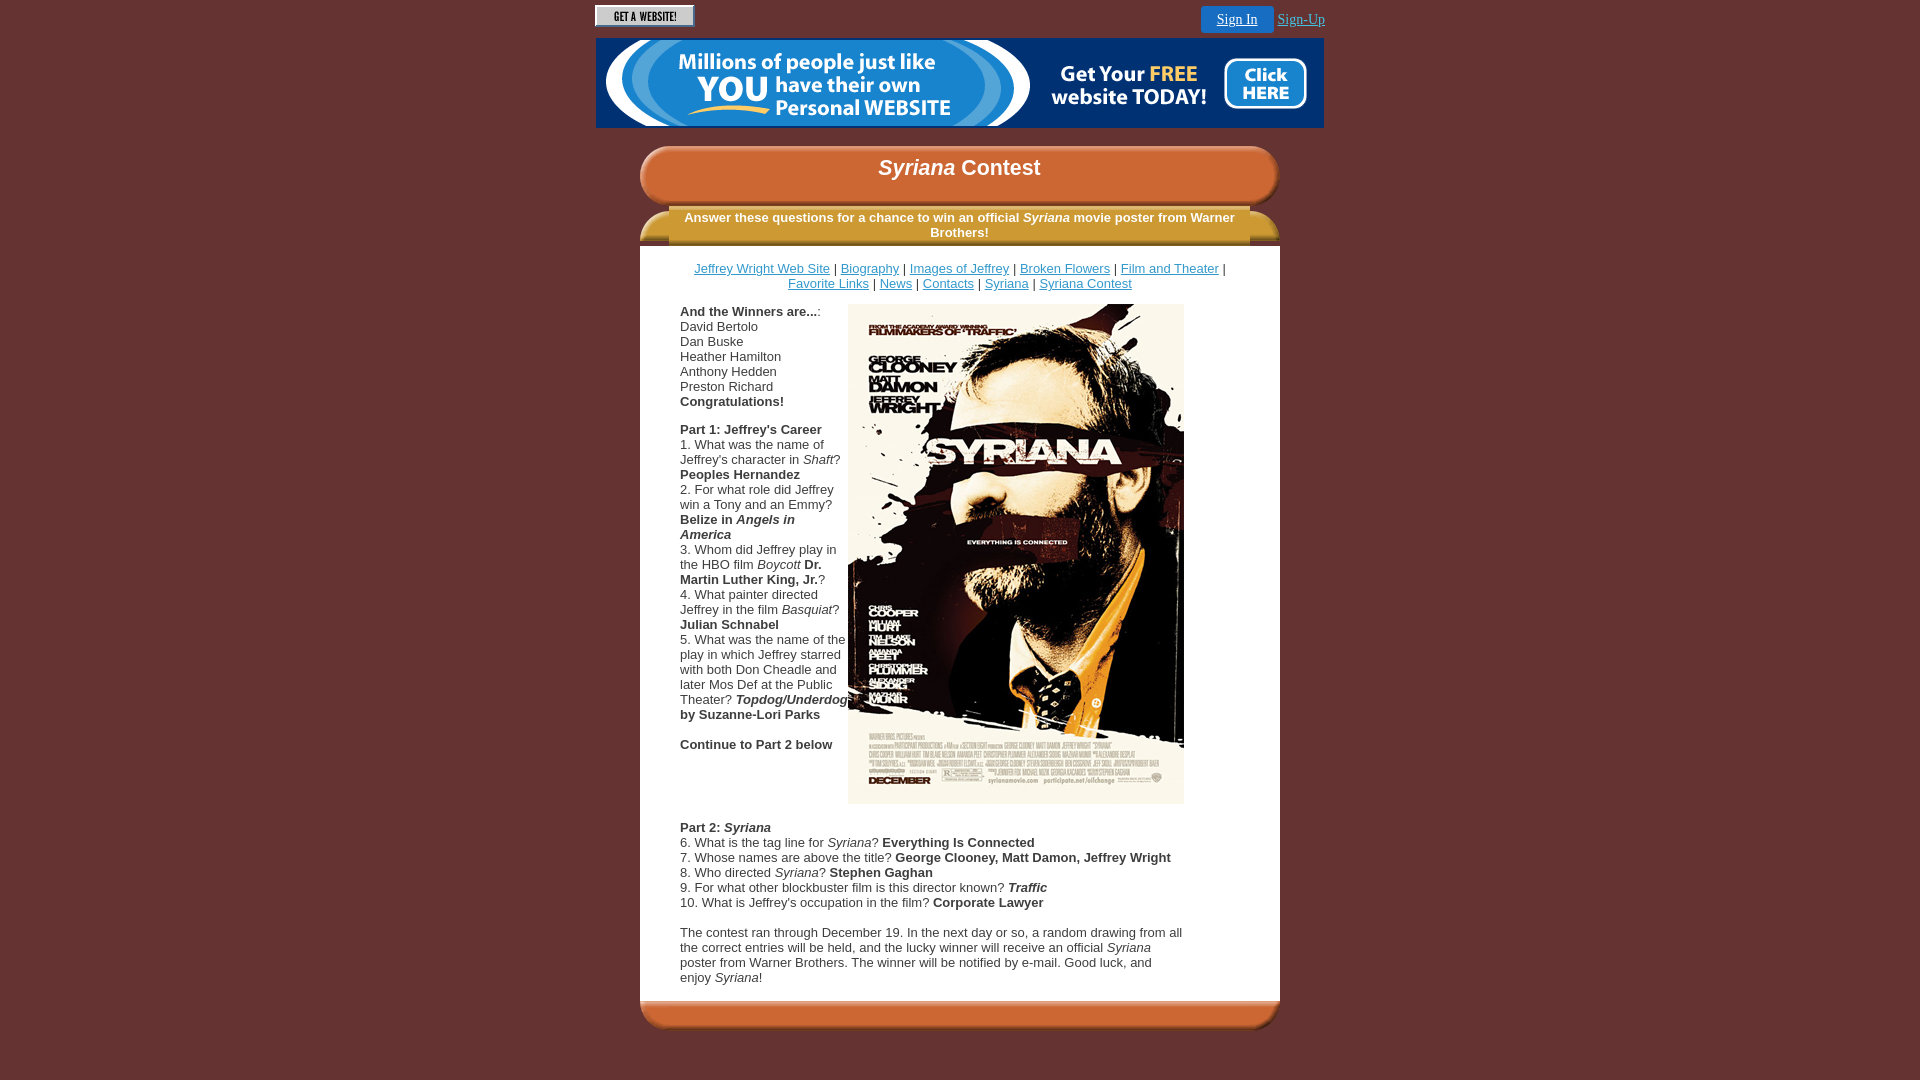  I want to click on 'Broken Flowers', so click(1019, 267).